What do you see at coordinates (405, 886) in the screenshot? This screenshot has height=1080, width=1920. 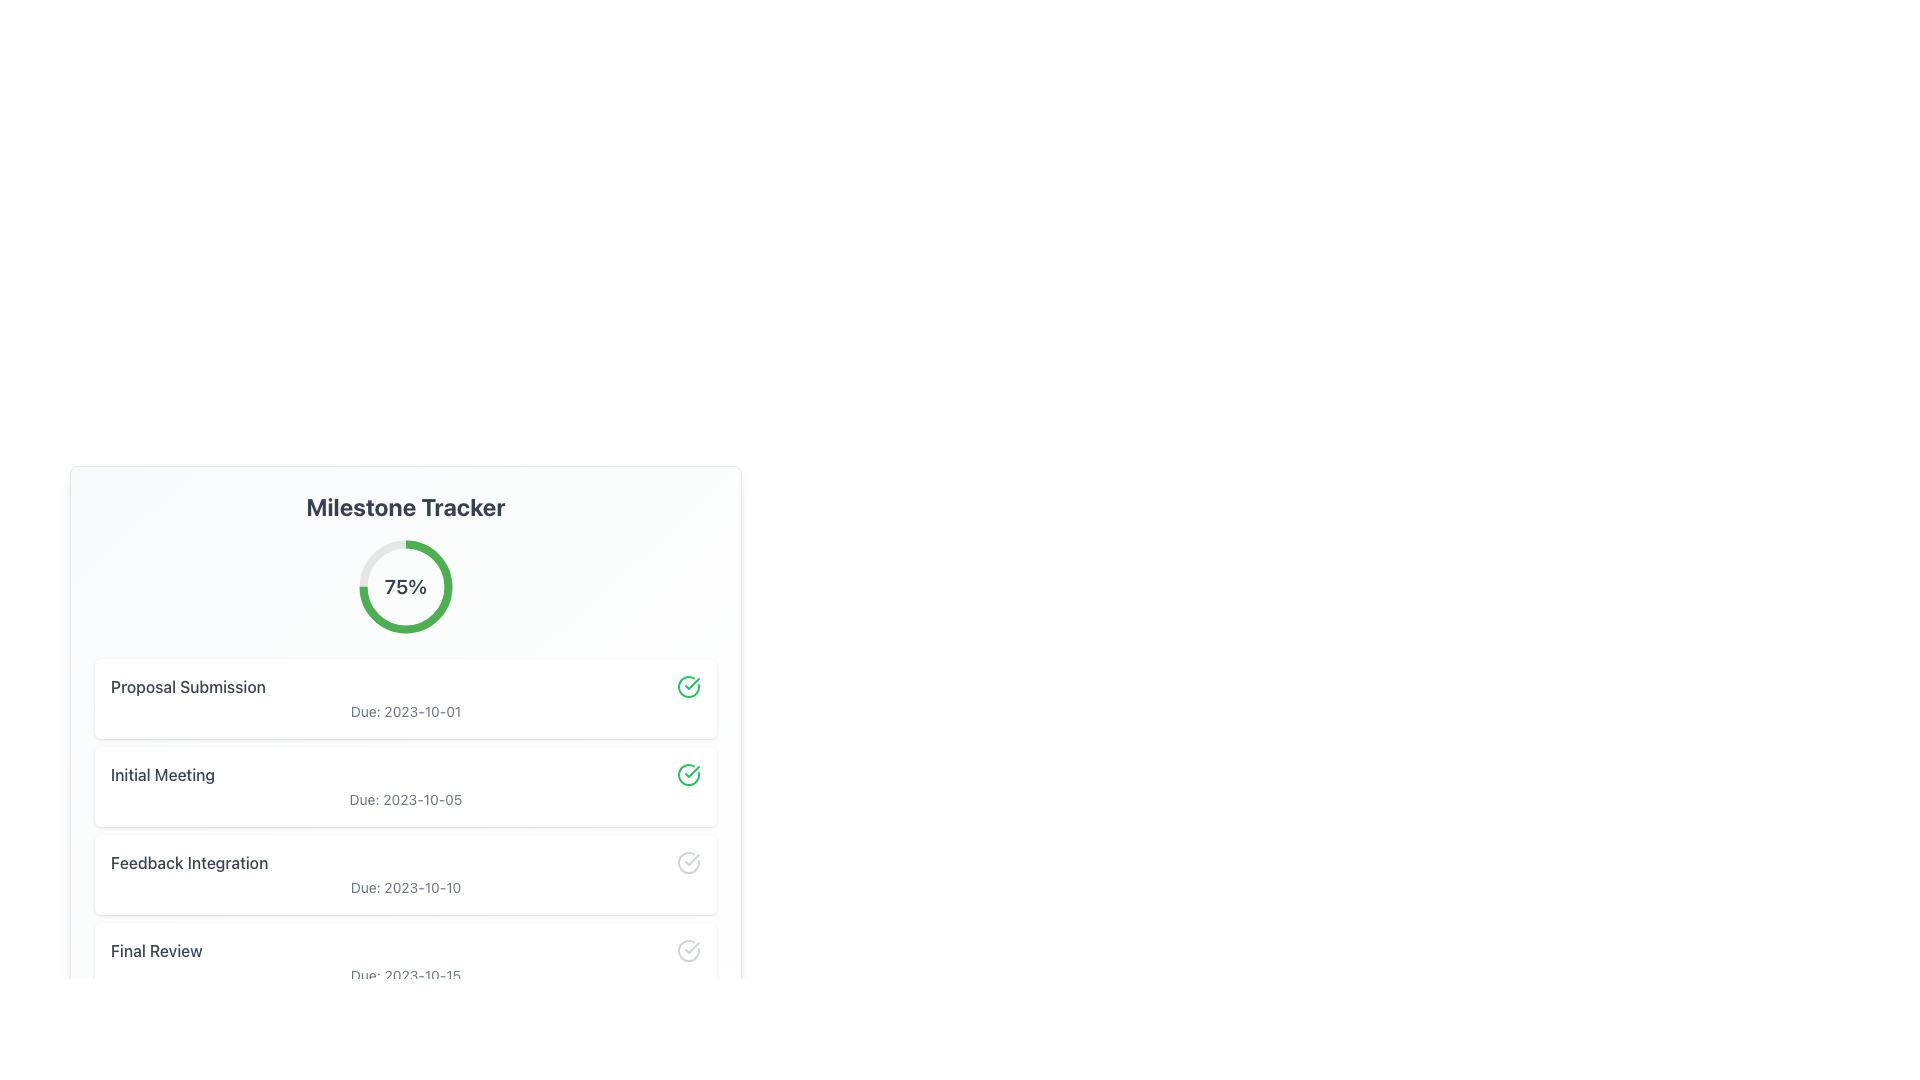 I see `the text label that informs users about the due date associated with the 'Feedback Integration' task` at bounding box center [405, 886].